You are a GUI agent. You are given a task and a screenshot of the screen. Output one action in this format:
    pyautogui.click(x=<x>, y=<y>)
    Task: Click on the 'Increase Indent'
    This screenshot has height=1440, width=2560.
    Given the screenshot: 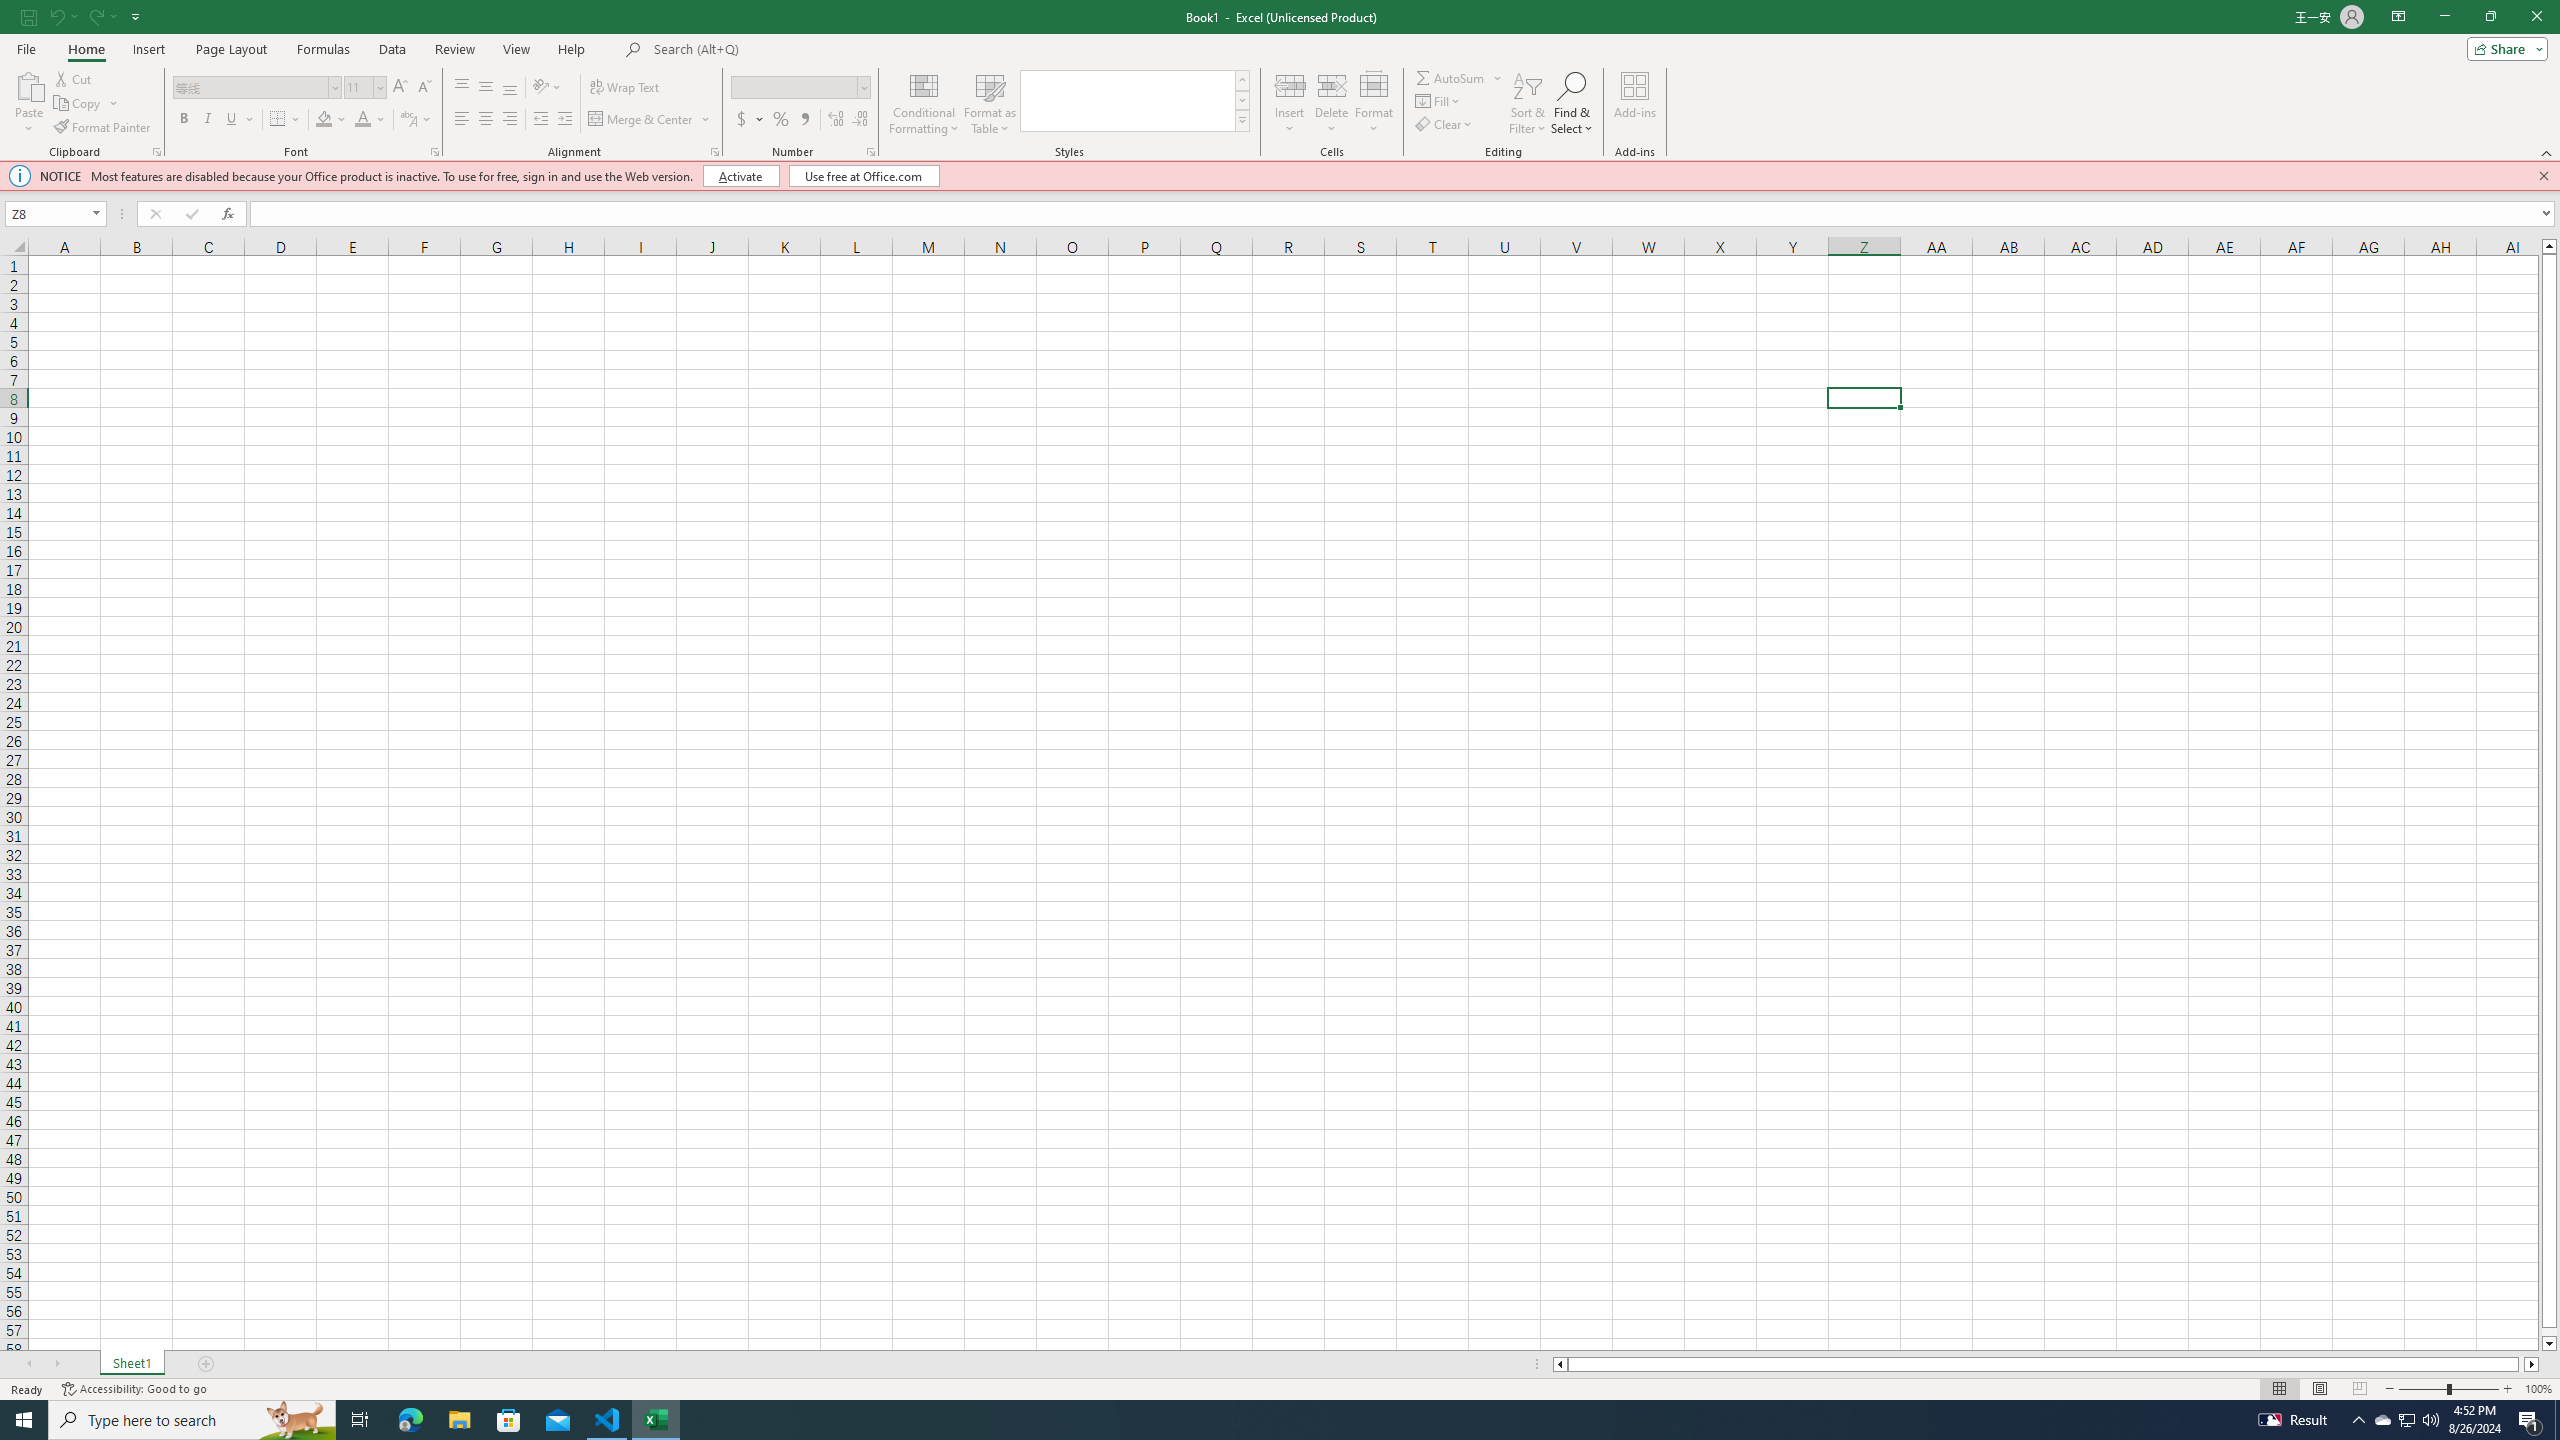 What is the action you would take?
    pyautogui.click(x=563, y=118)
    